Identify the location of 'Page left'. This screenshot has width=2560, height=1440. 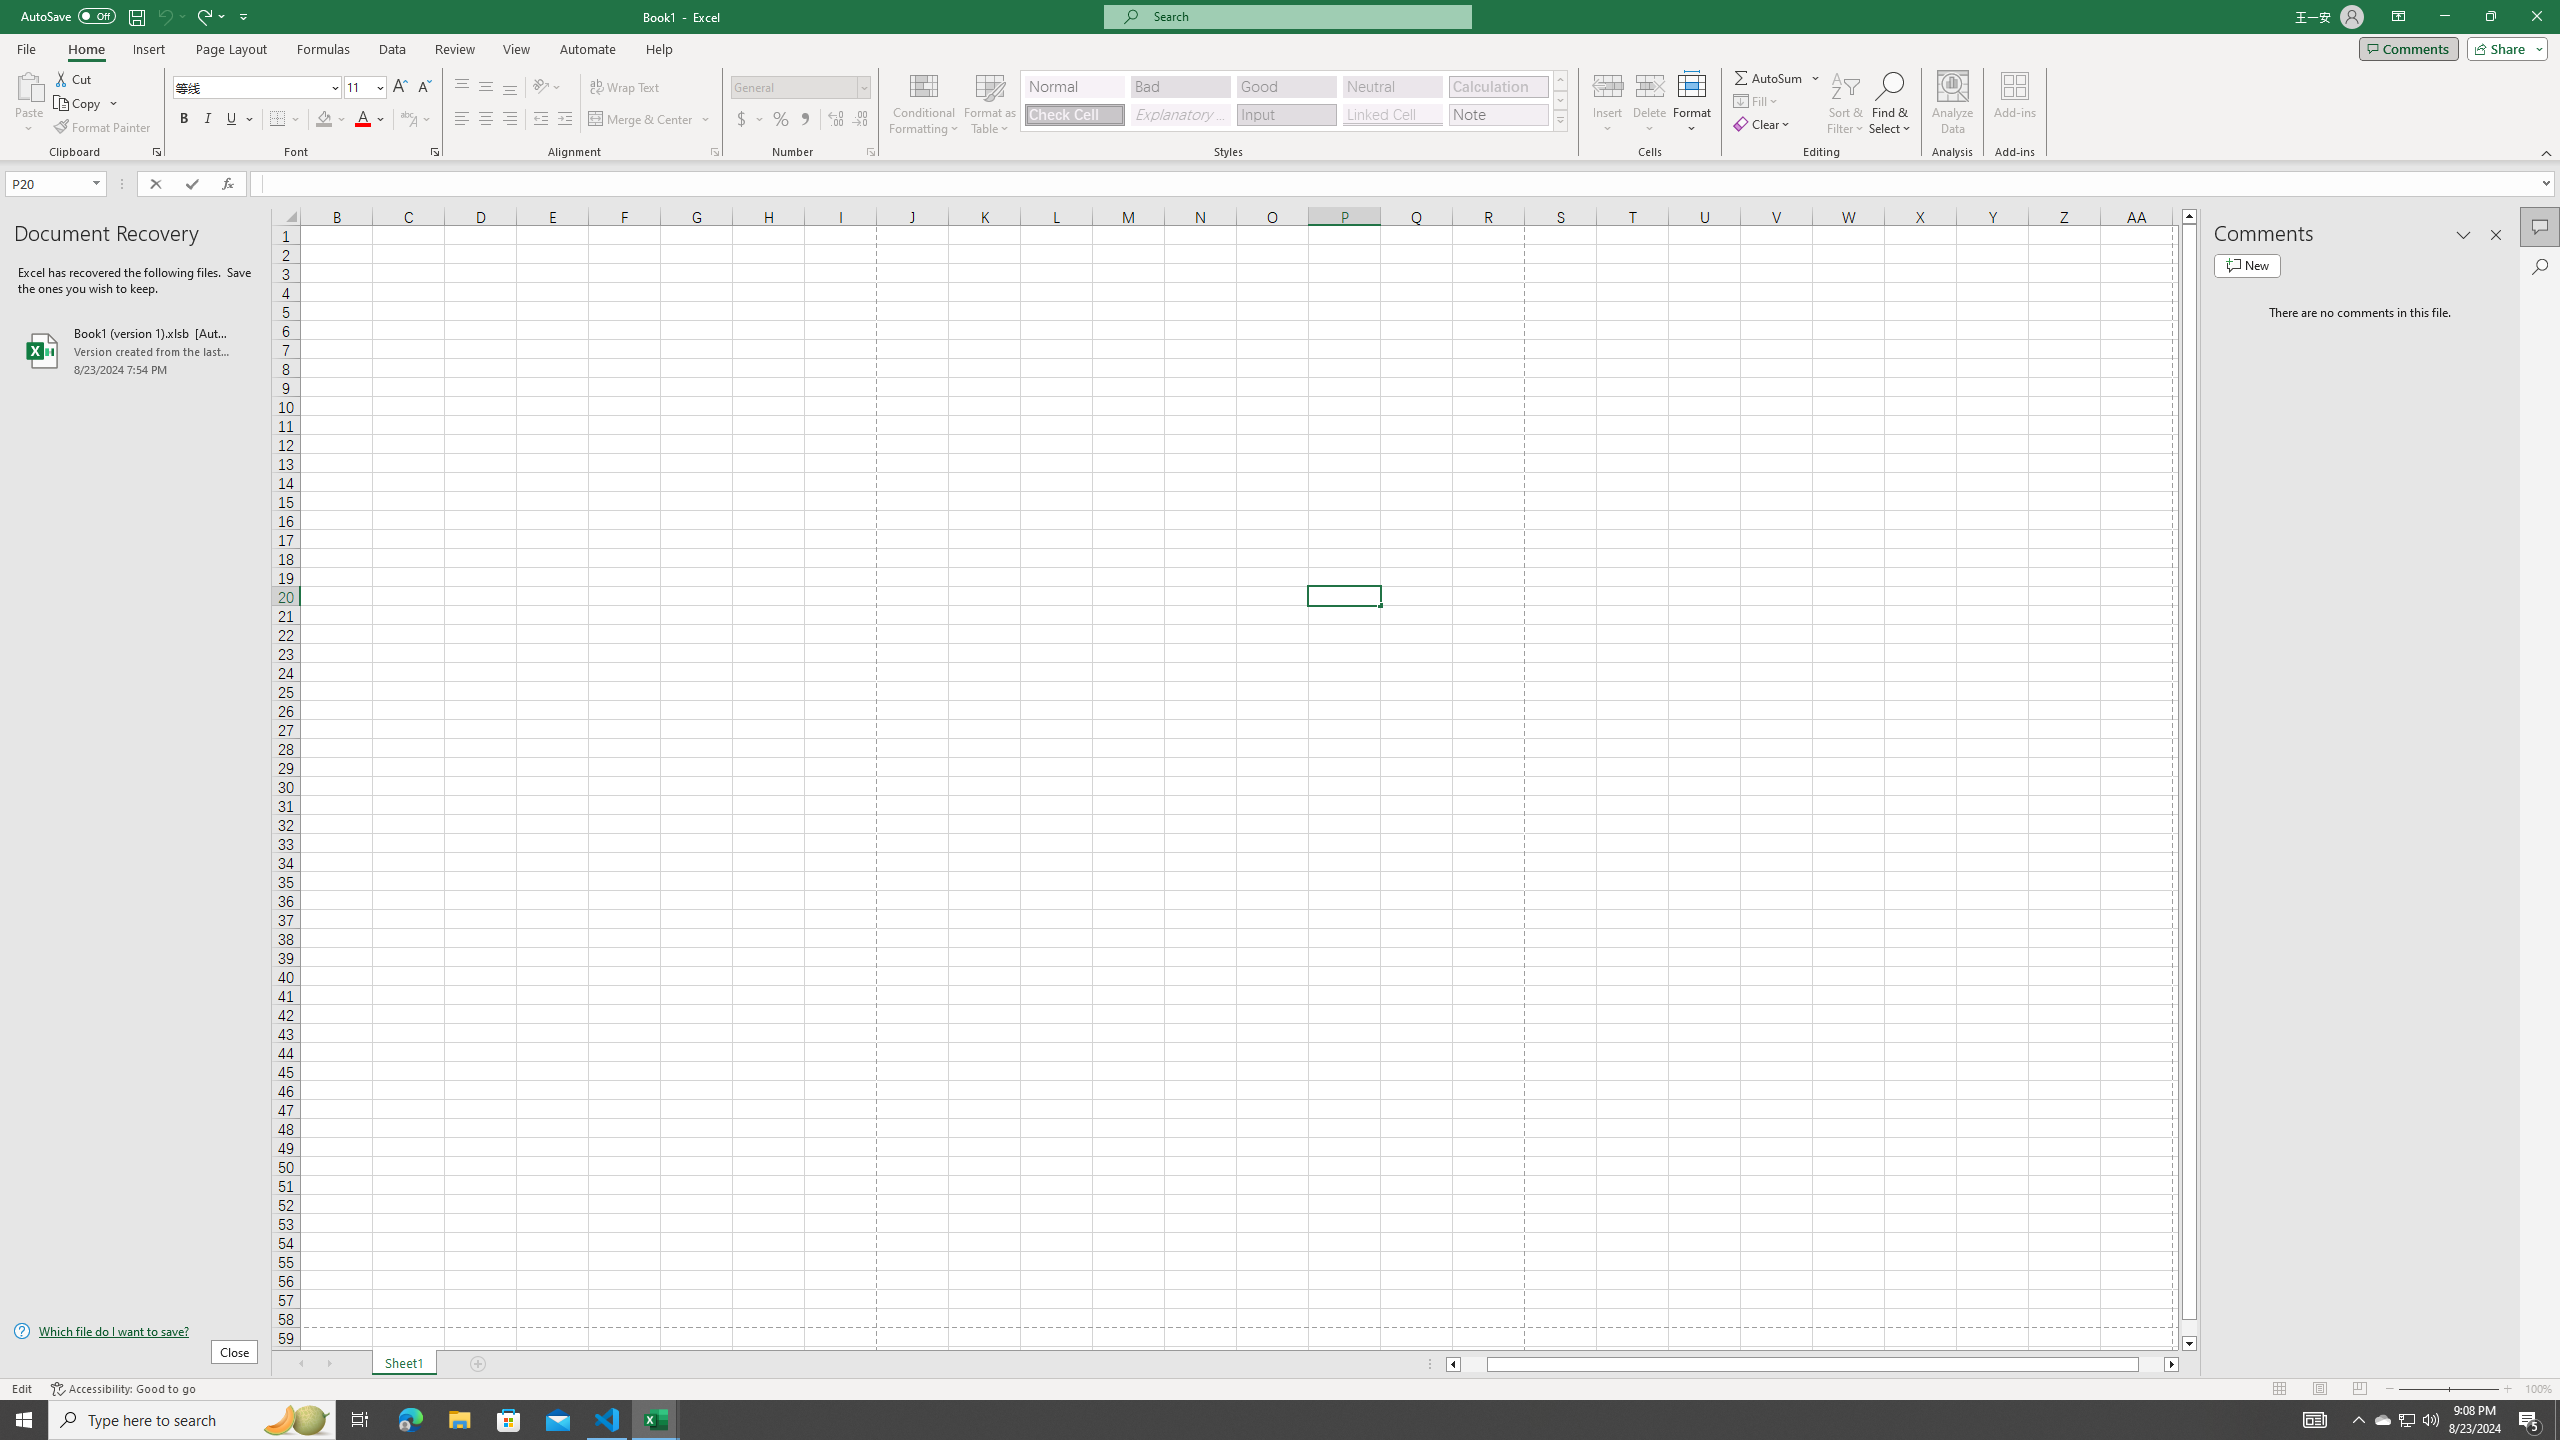
(1473, 1363).